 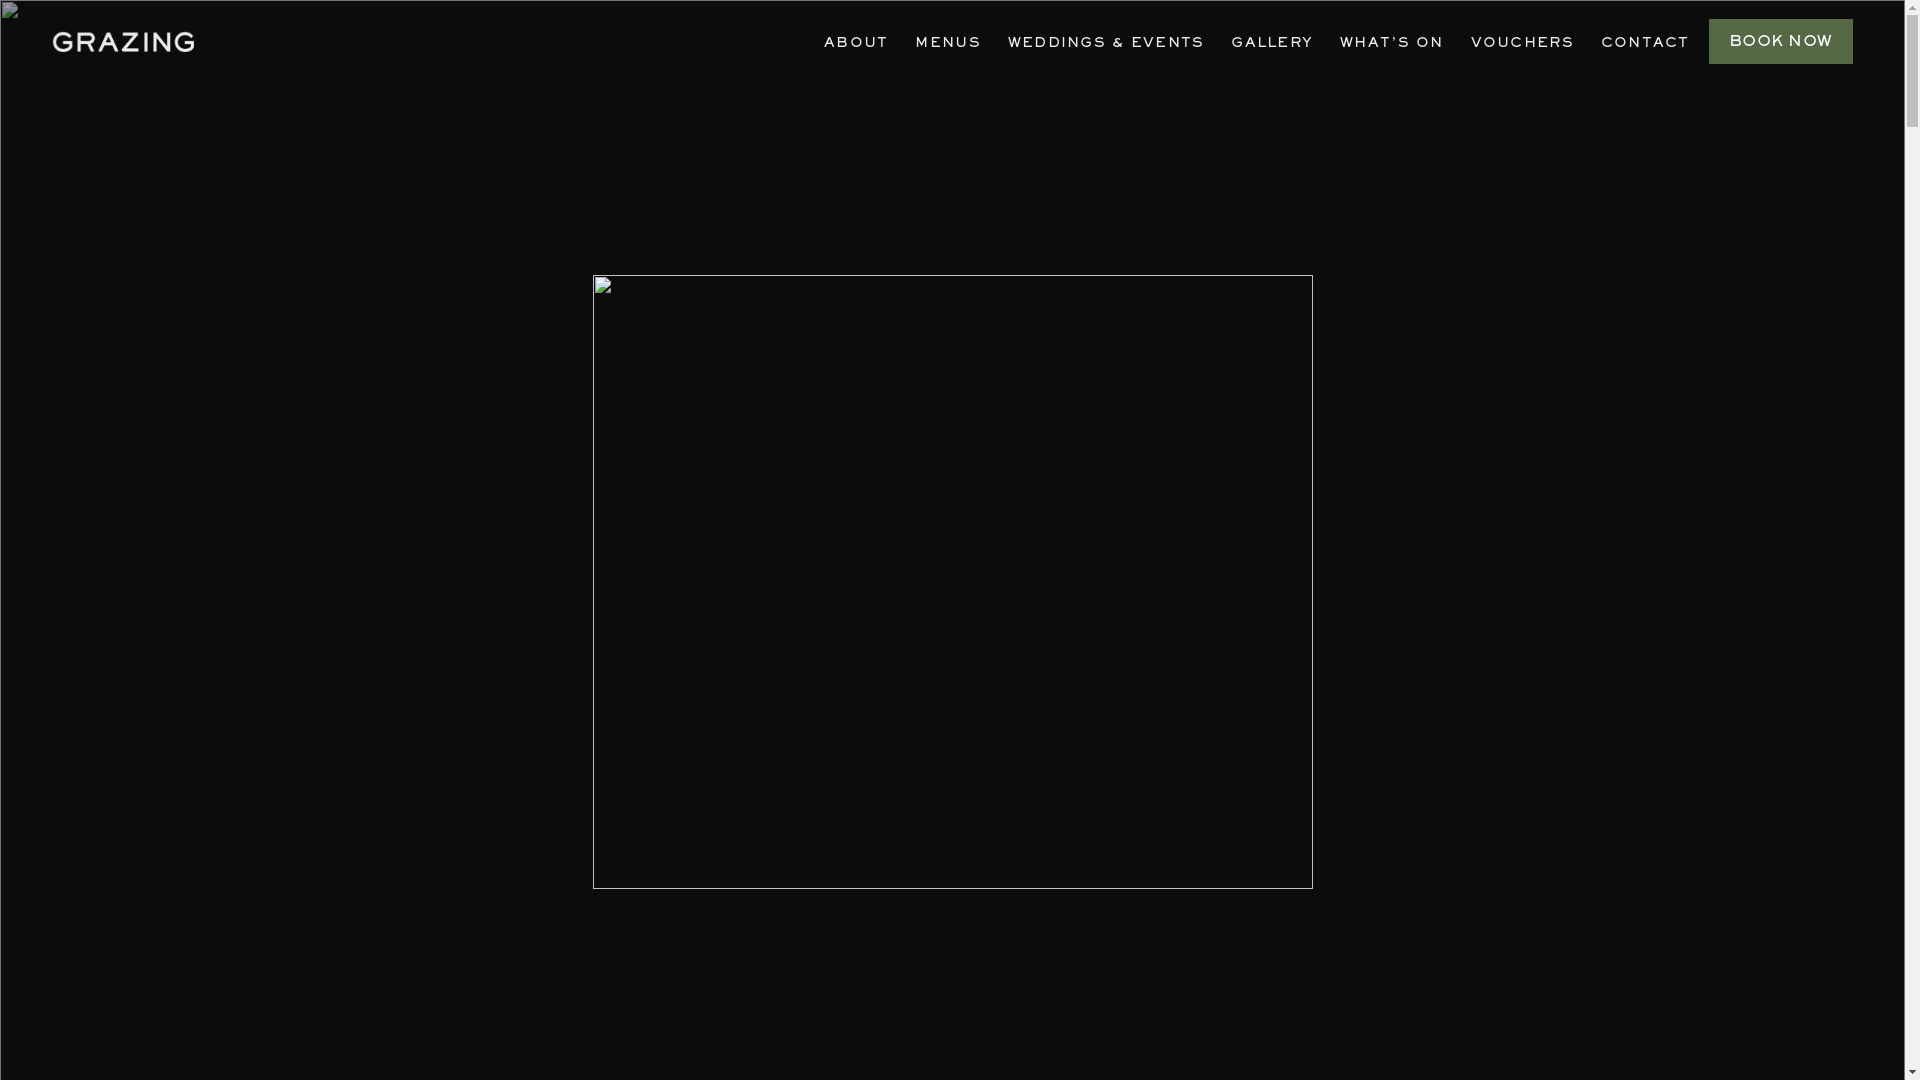 I want to click on 'GALLERY', so click(x=1229, y=42).